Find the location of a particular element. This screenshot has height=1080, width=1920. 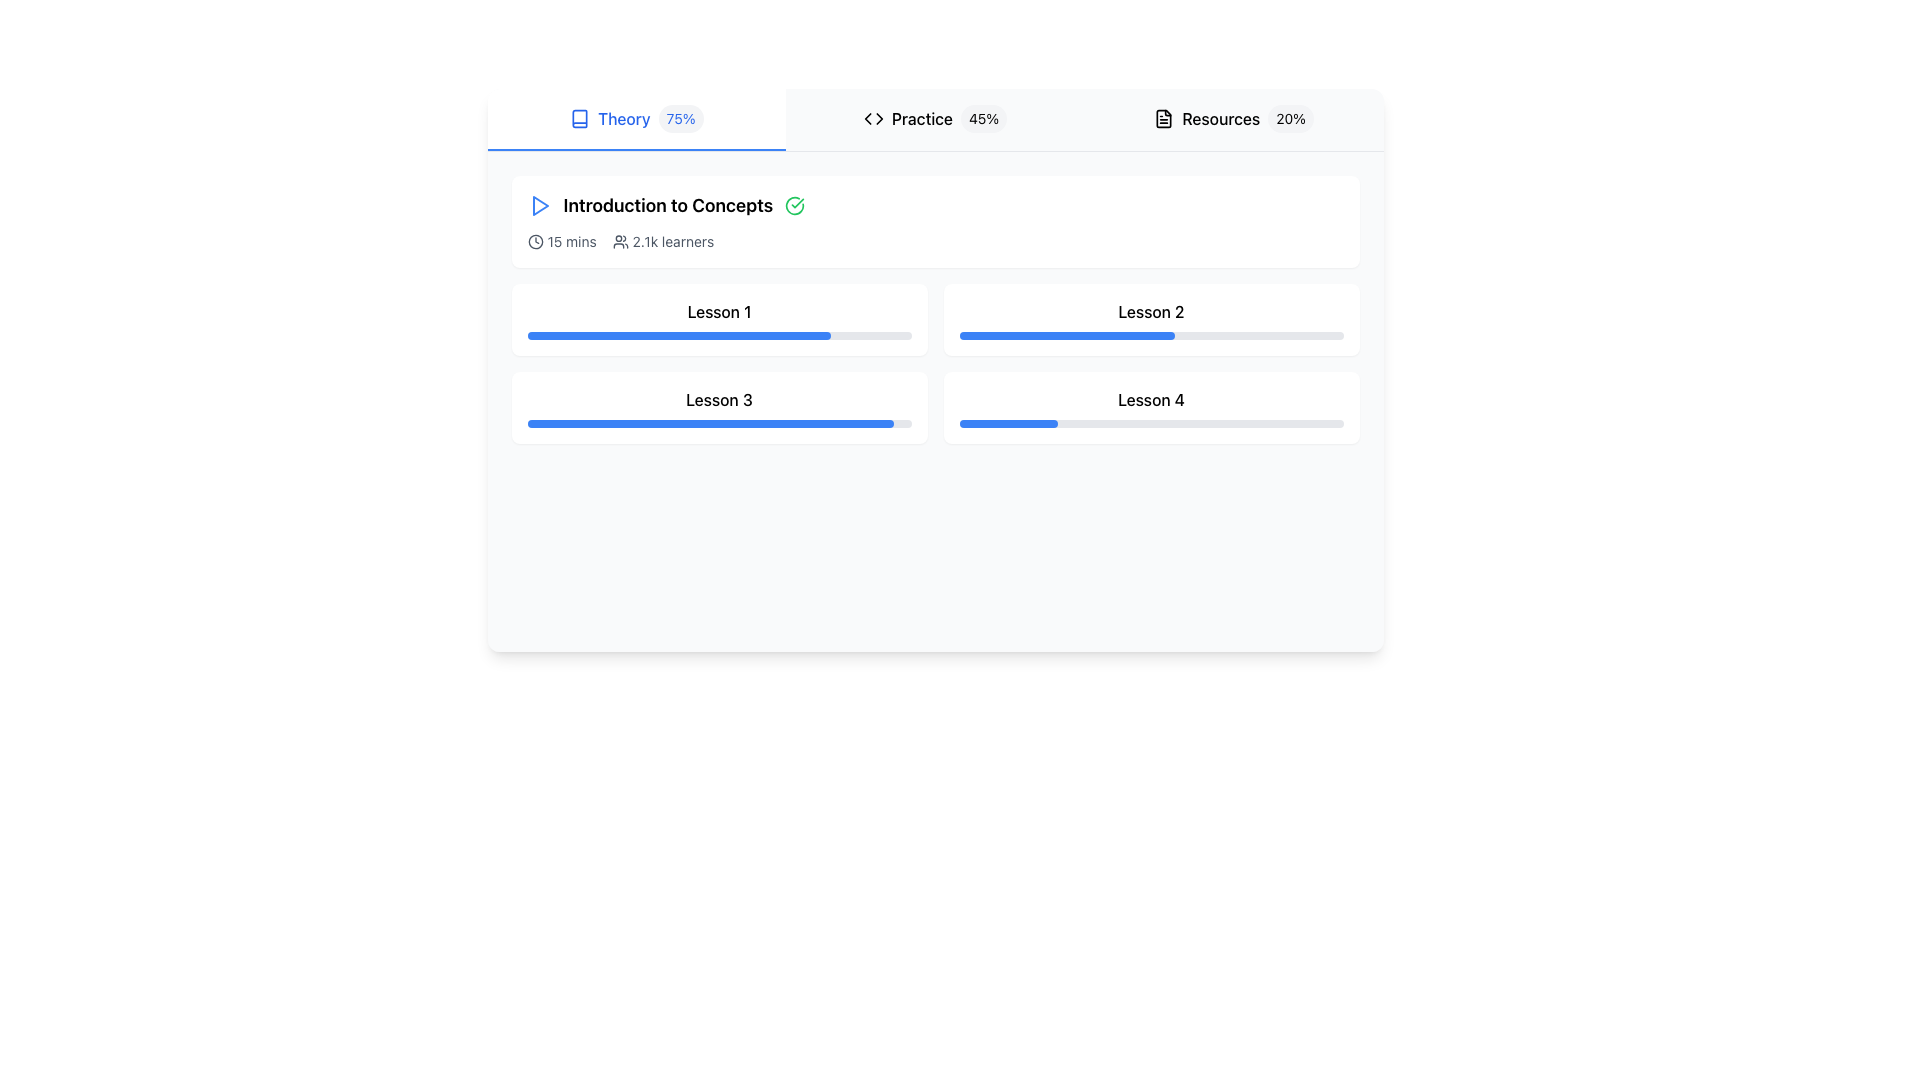

the progress bar segment representing the completion status of 'Lesson 4', which is styled in gray and located in the bottom-right quadrant of the application interface is located at coordinates (1008, 423).